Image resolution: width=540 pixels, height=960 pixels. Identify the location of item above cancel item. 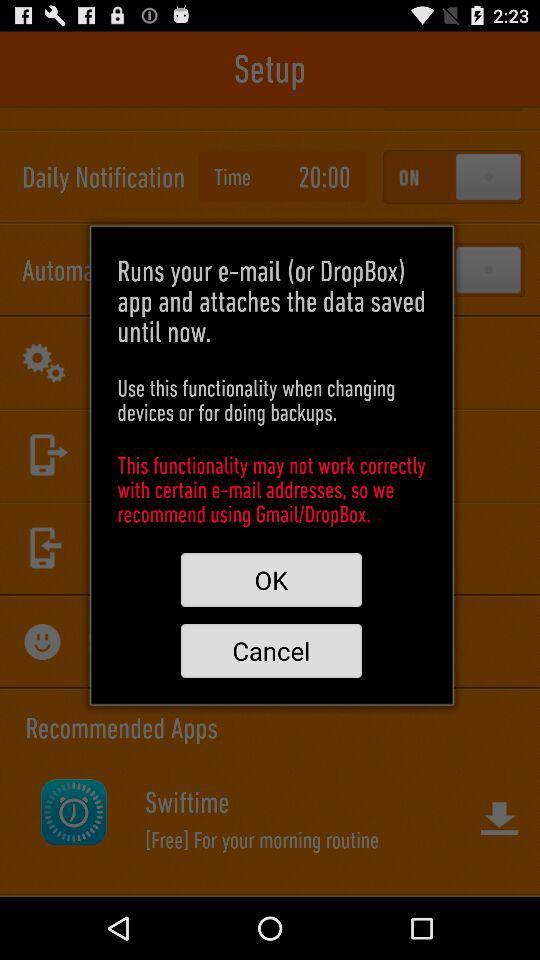
(270, 580).